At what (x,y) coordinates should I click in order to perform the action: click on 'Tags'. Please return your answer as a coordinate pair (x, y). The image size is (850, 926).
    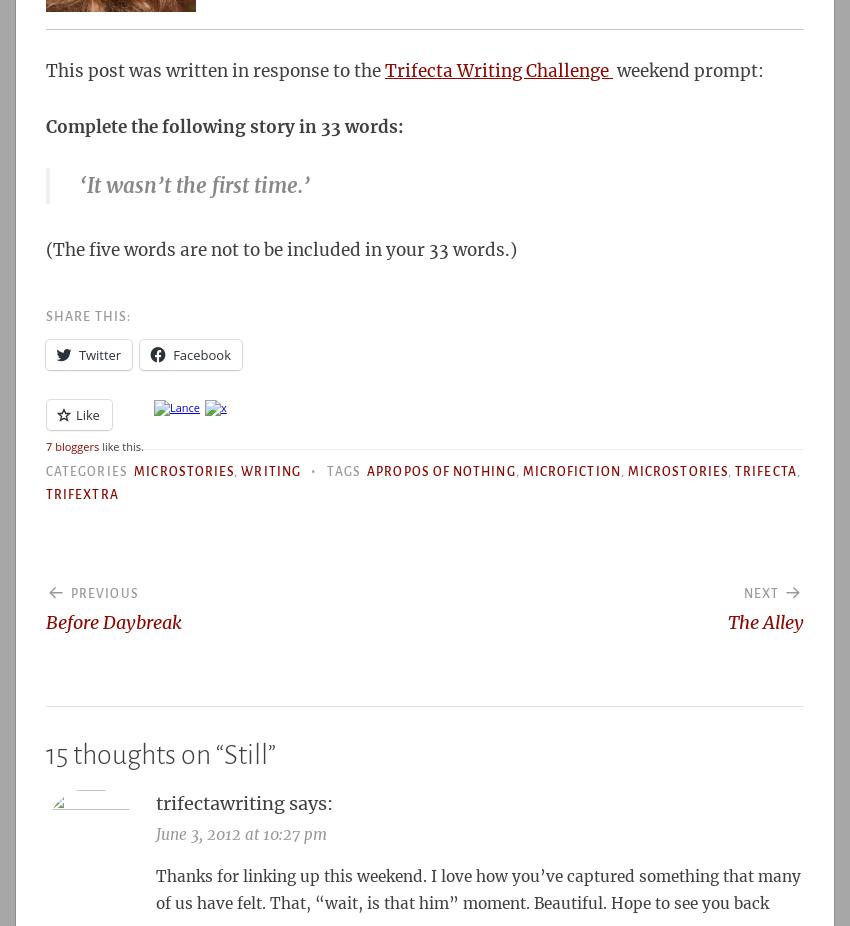
    Looking at the image, I should click on (344, 470).